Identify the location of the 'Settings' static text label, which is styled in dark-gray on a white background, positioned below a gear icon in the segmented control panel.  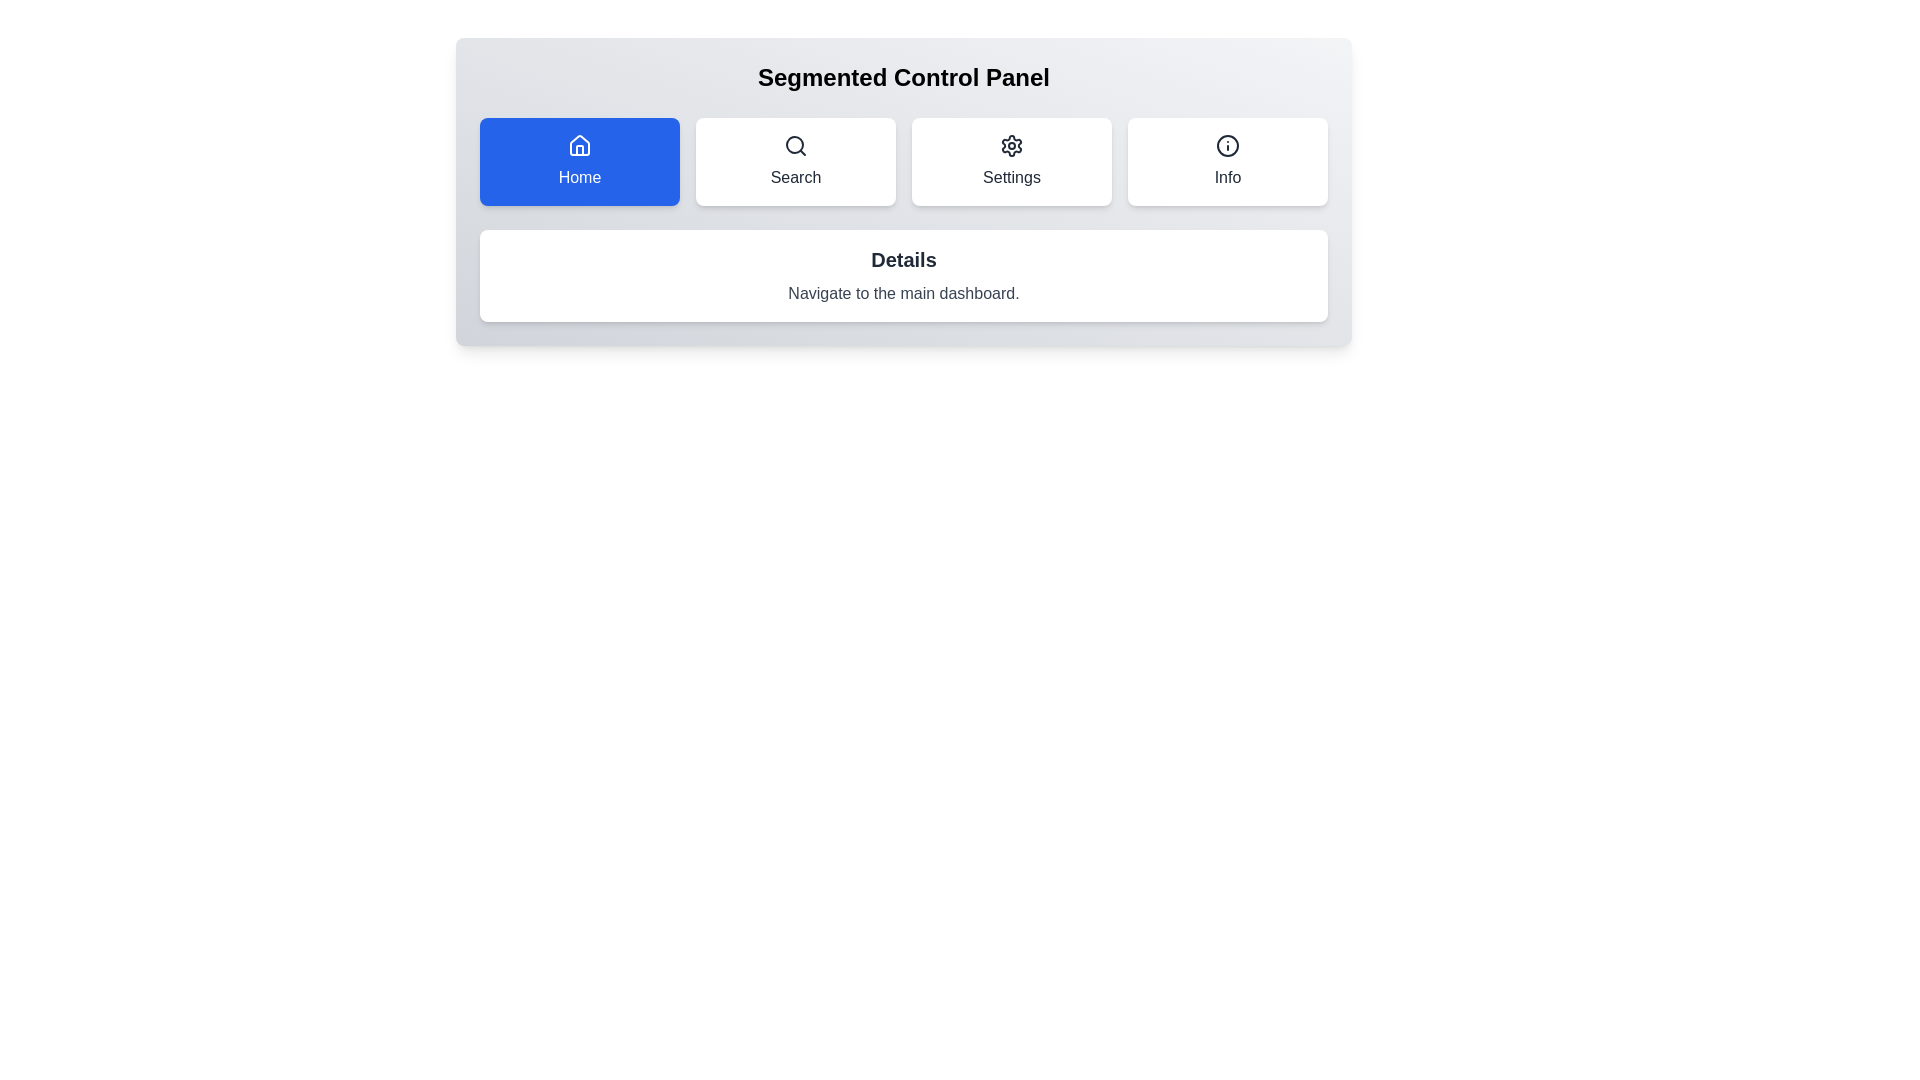
(1012, 176).